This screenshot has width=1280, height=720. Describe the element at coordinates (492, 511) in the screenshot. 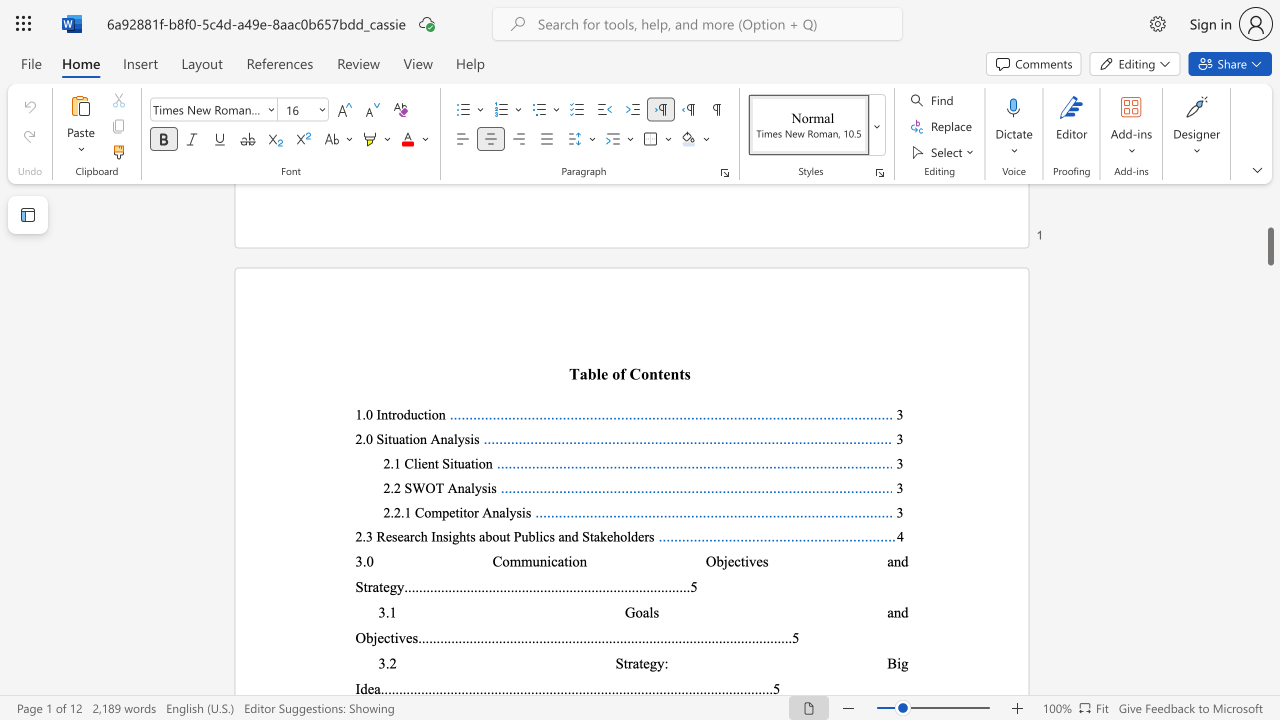

I see `the subset text "nalysis" within the text "2.2.1 Competitor Analysis"` at that location.